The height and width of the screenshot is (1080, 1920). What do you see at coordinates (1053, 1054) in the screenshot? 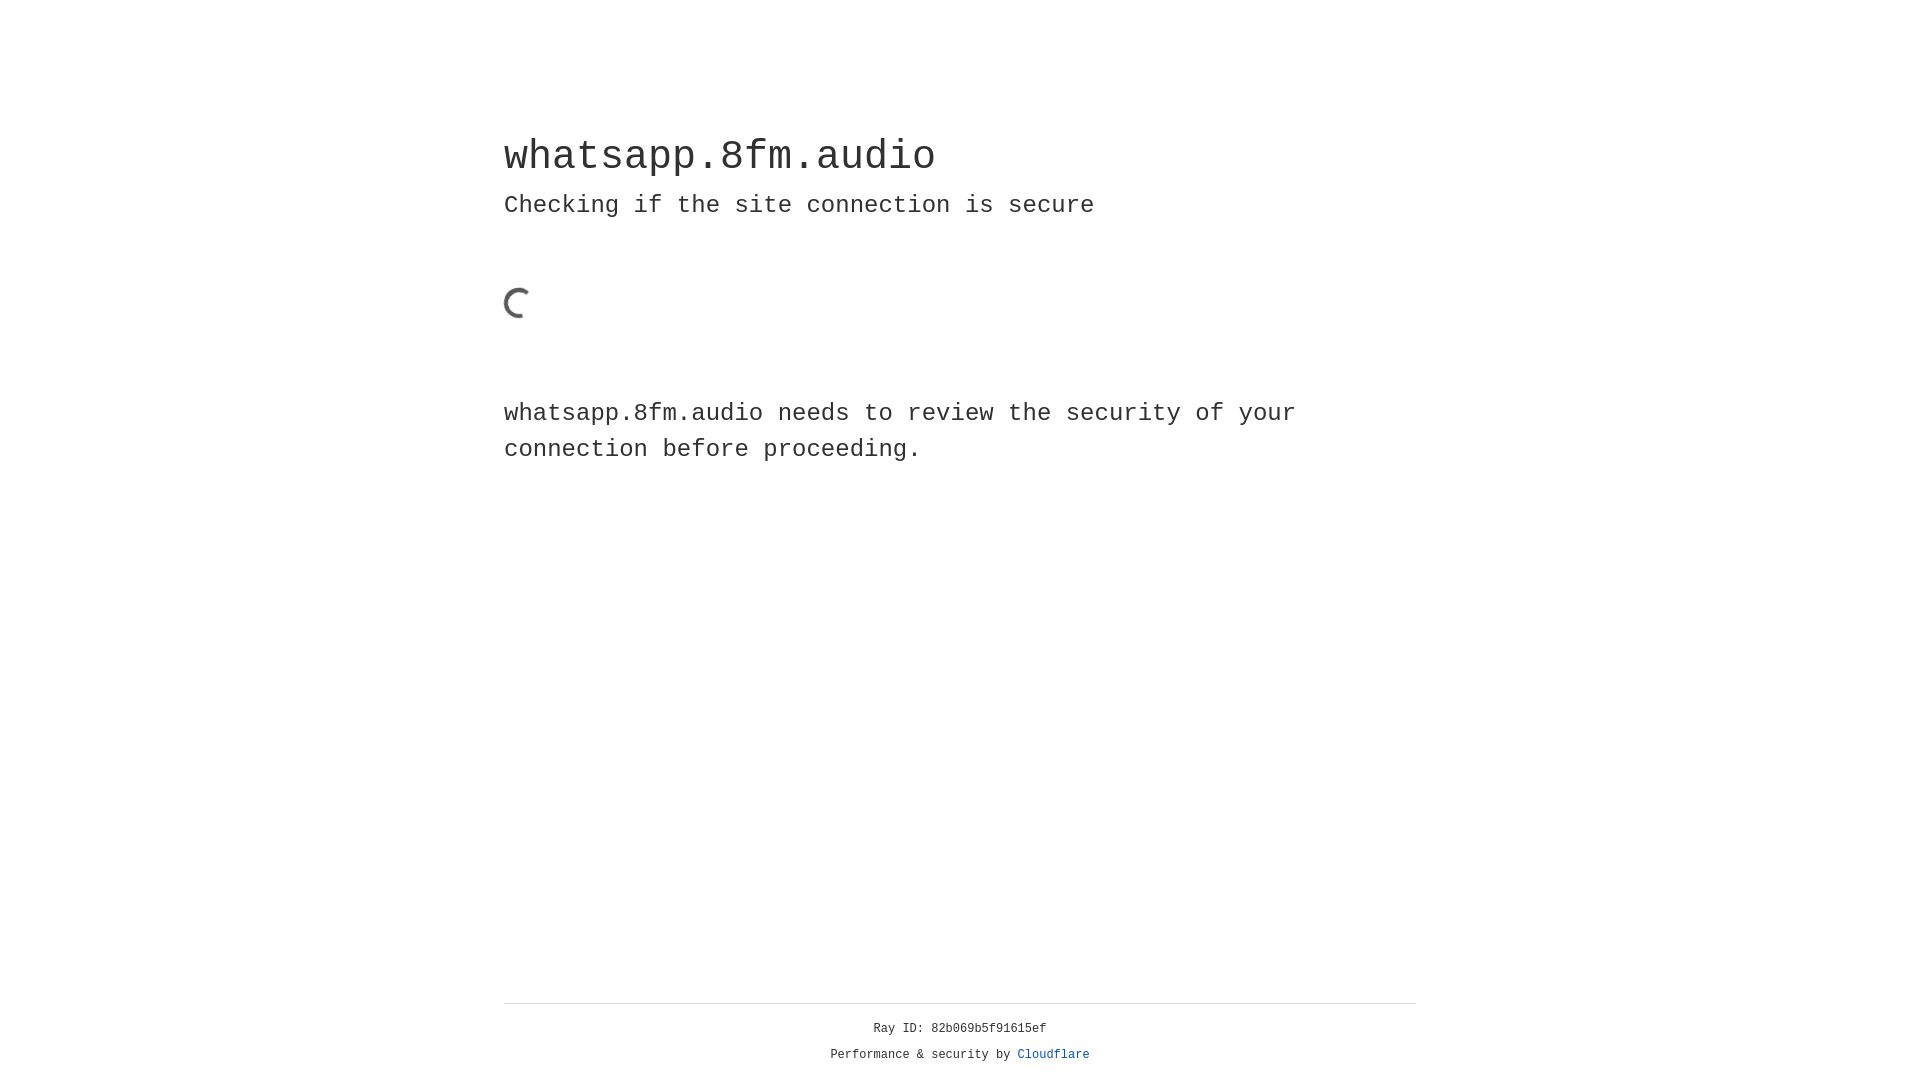
I see `'Cloudflare'` at bounding box center [1053, 1054].